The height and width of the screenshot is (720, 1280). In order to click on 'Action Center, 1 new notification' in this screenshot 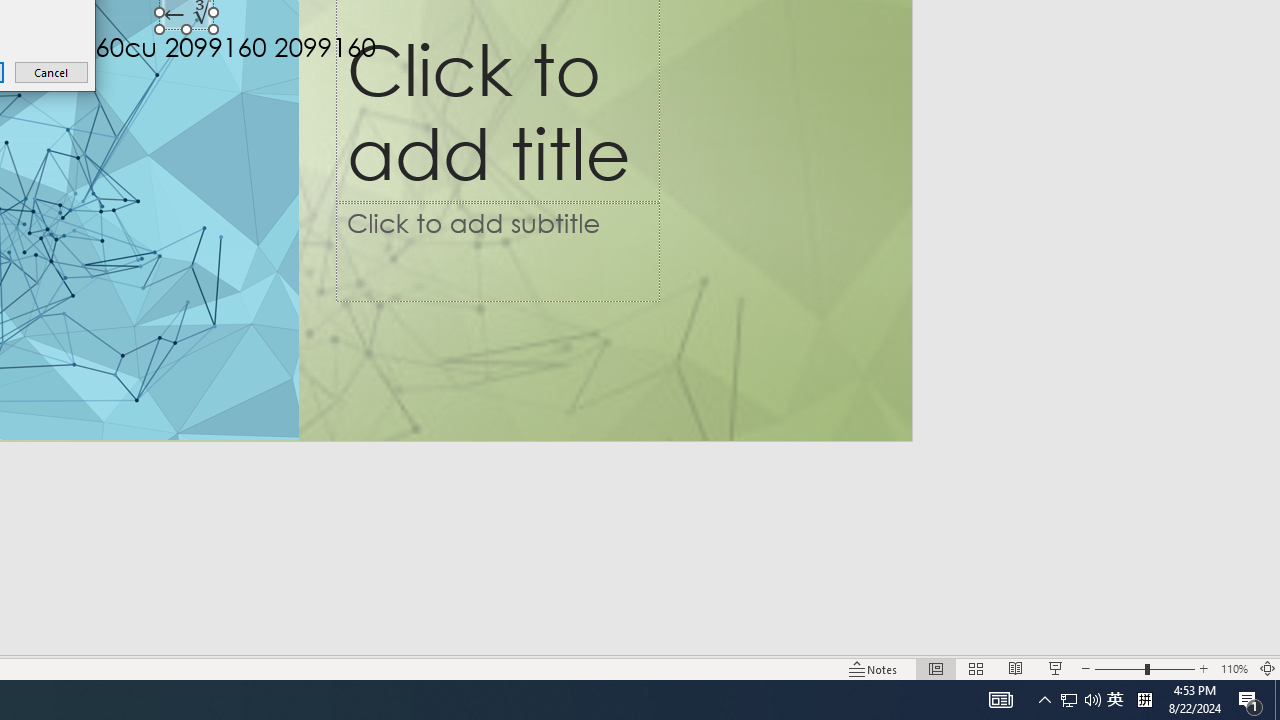, I will do `click(1250, 698)`.